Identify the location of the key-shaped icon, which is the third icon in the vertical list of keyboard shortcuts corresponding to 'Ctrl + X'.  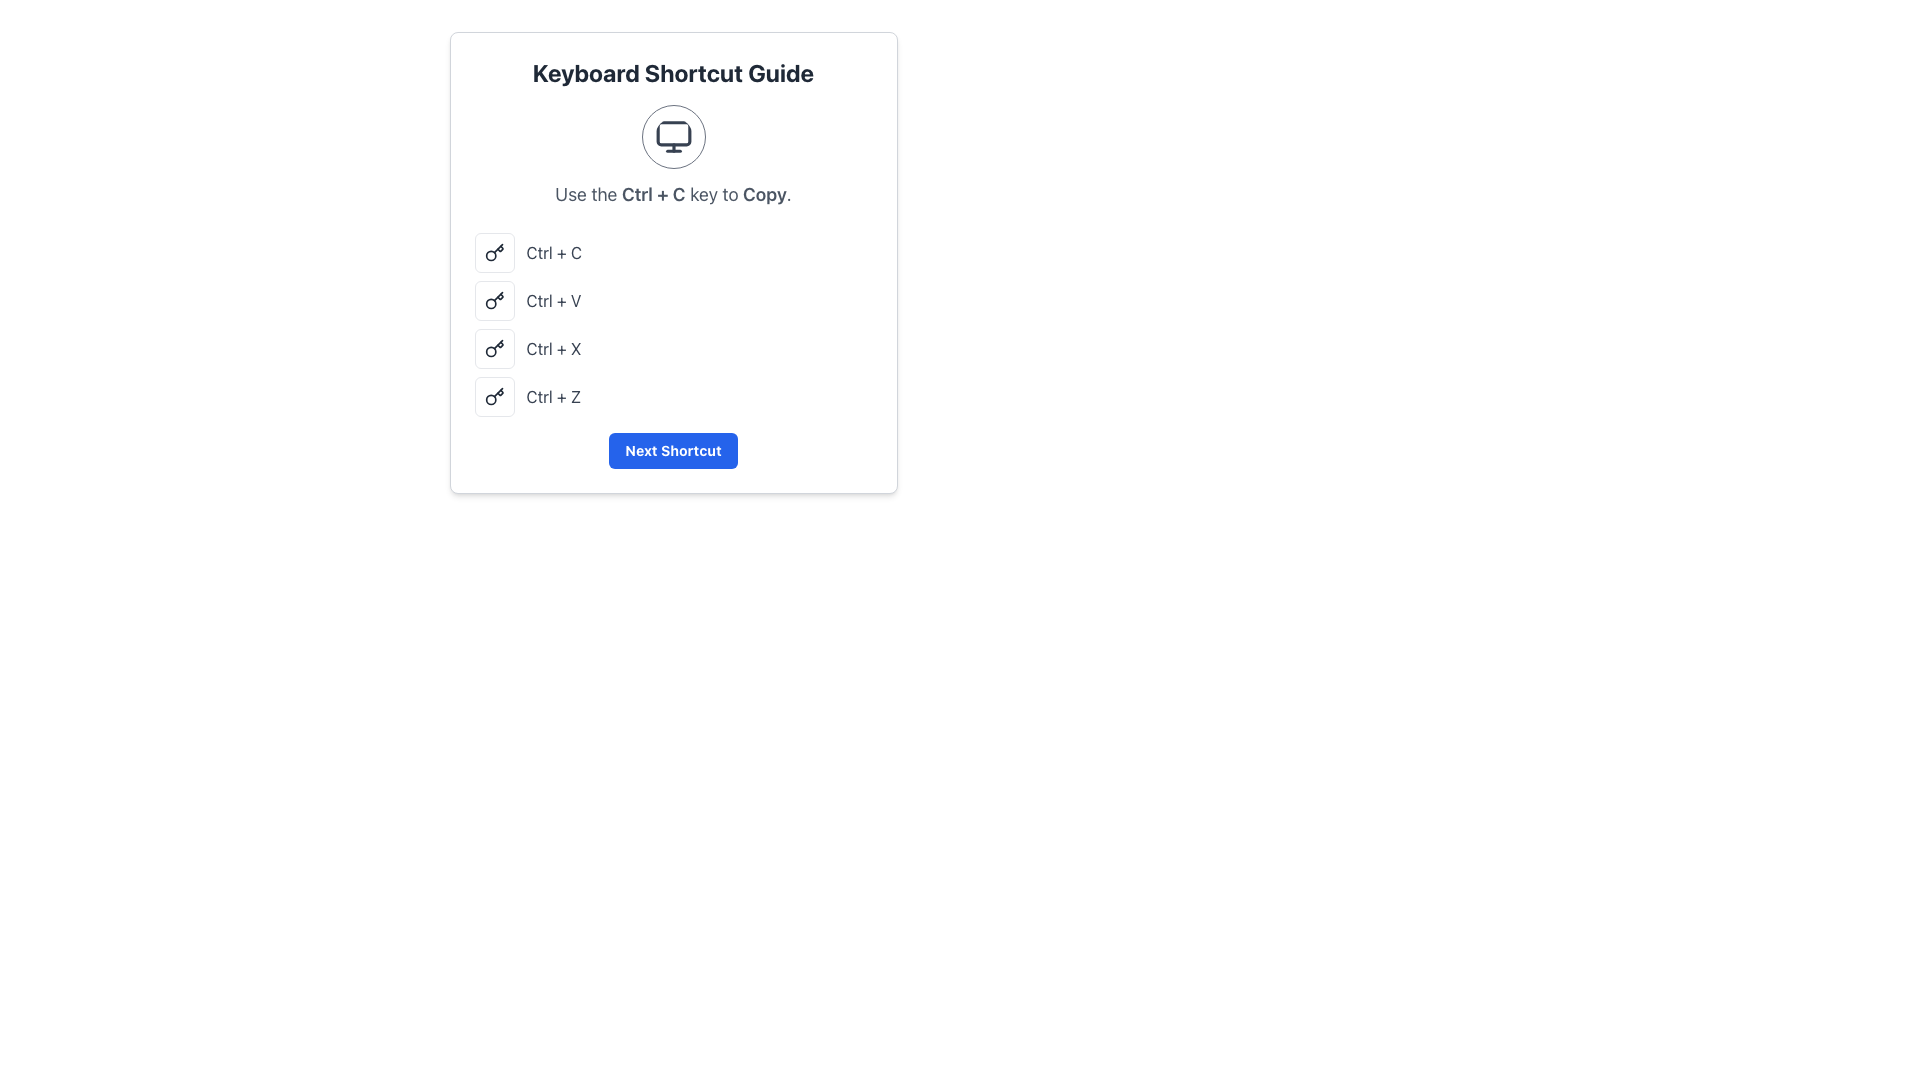
(494, 347).